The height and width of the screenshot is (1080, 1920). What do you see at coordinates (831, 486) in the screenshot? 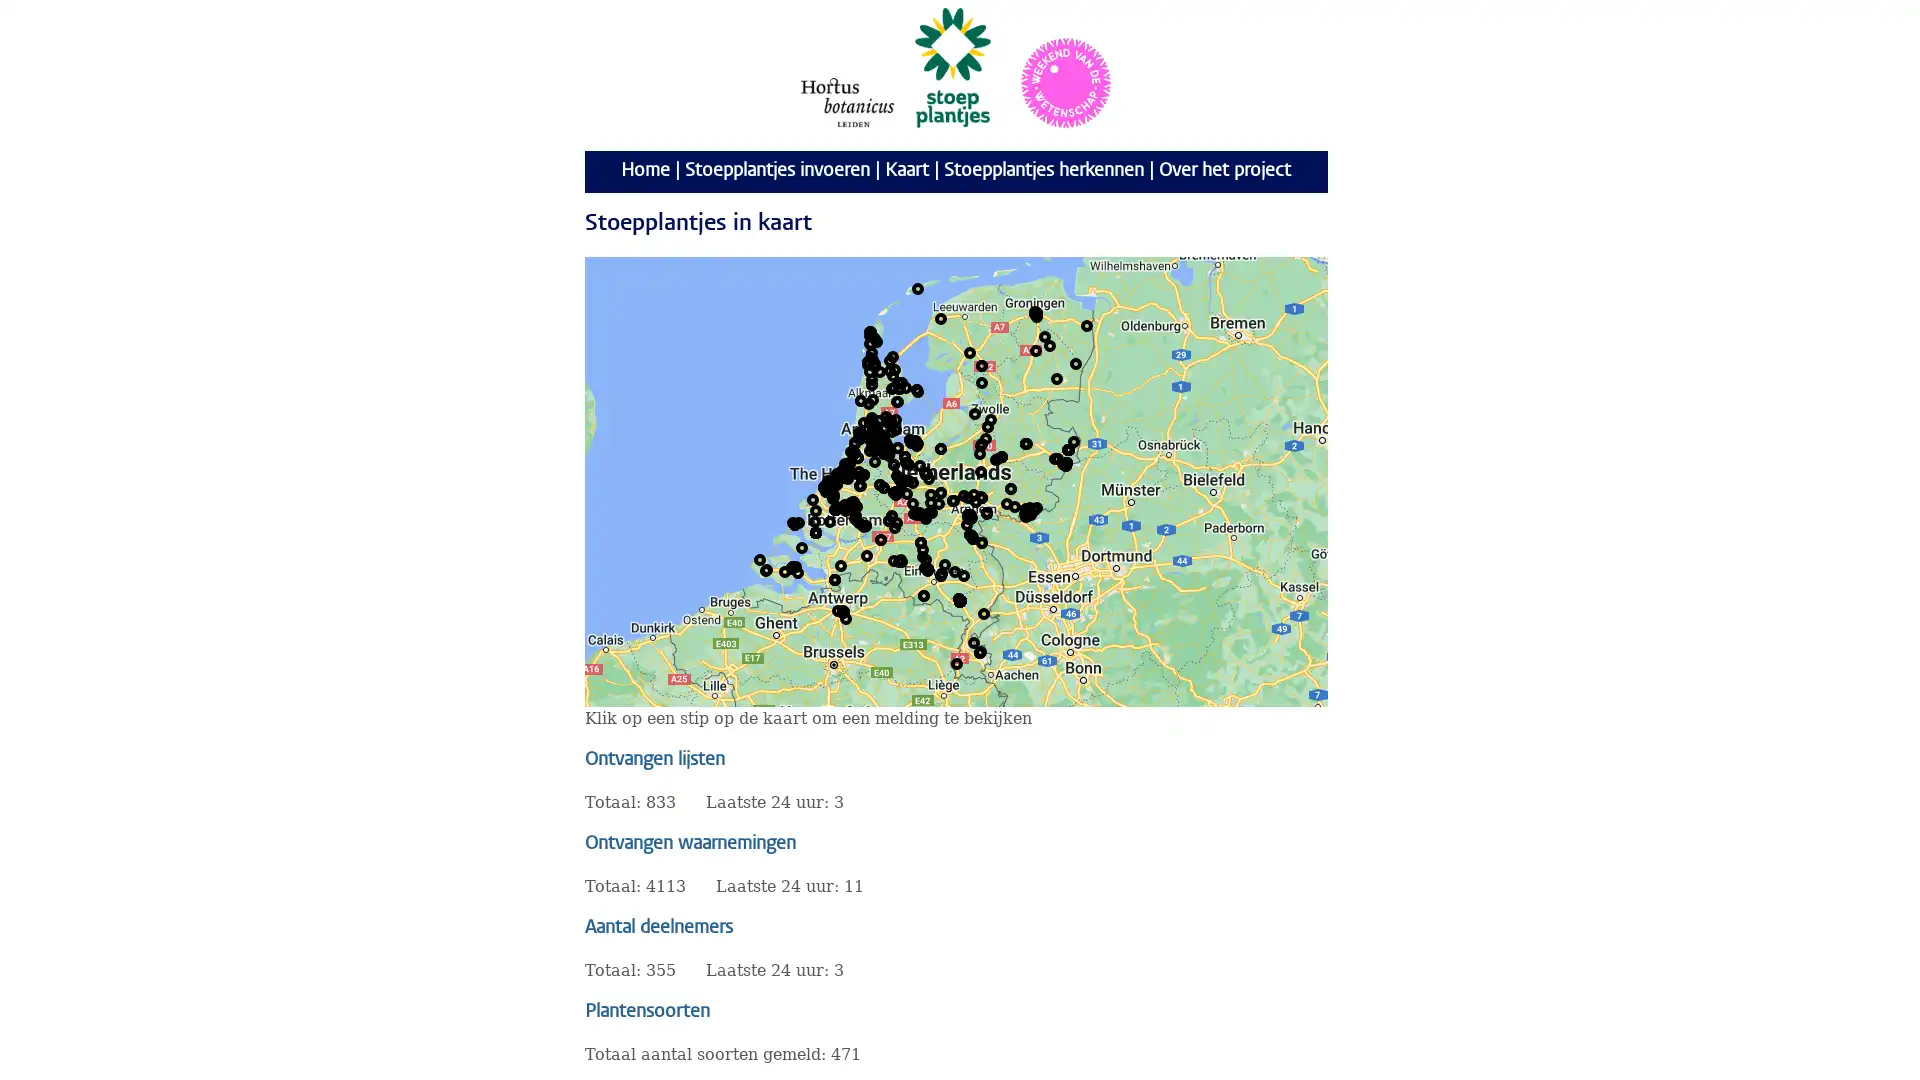
I see `Telling van Annemiek op 29 april 2022` at bounding box center [831, 486].